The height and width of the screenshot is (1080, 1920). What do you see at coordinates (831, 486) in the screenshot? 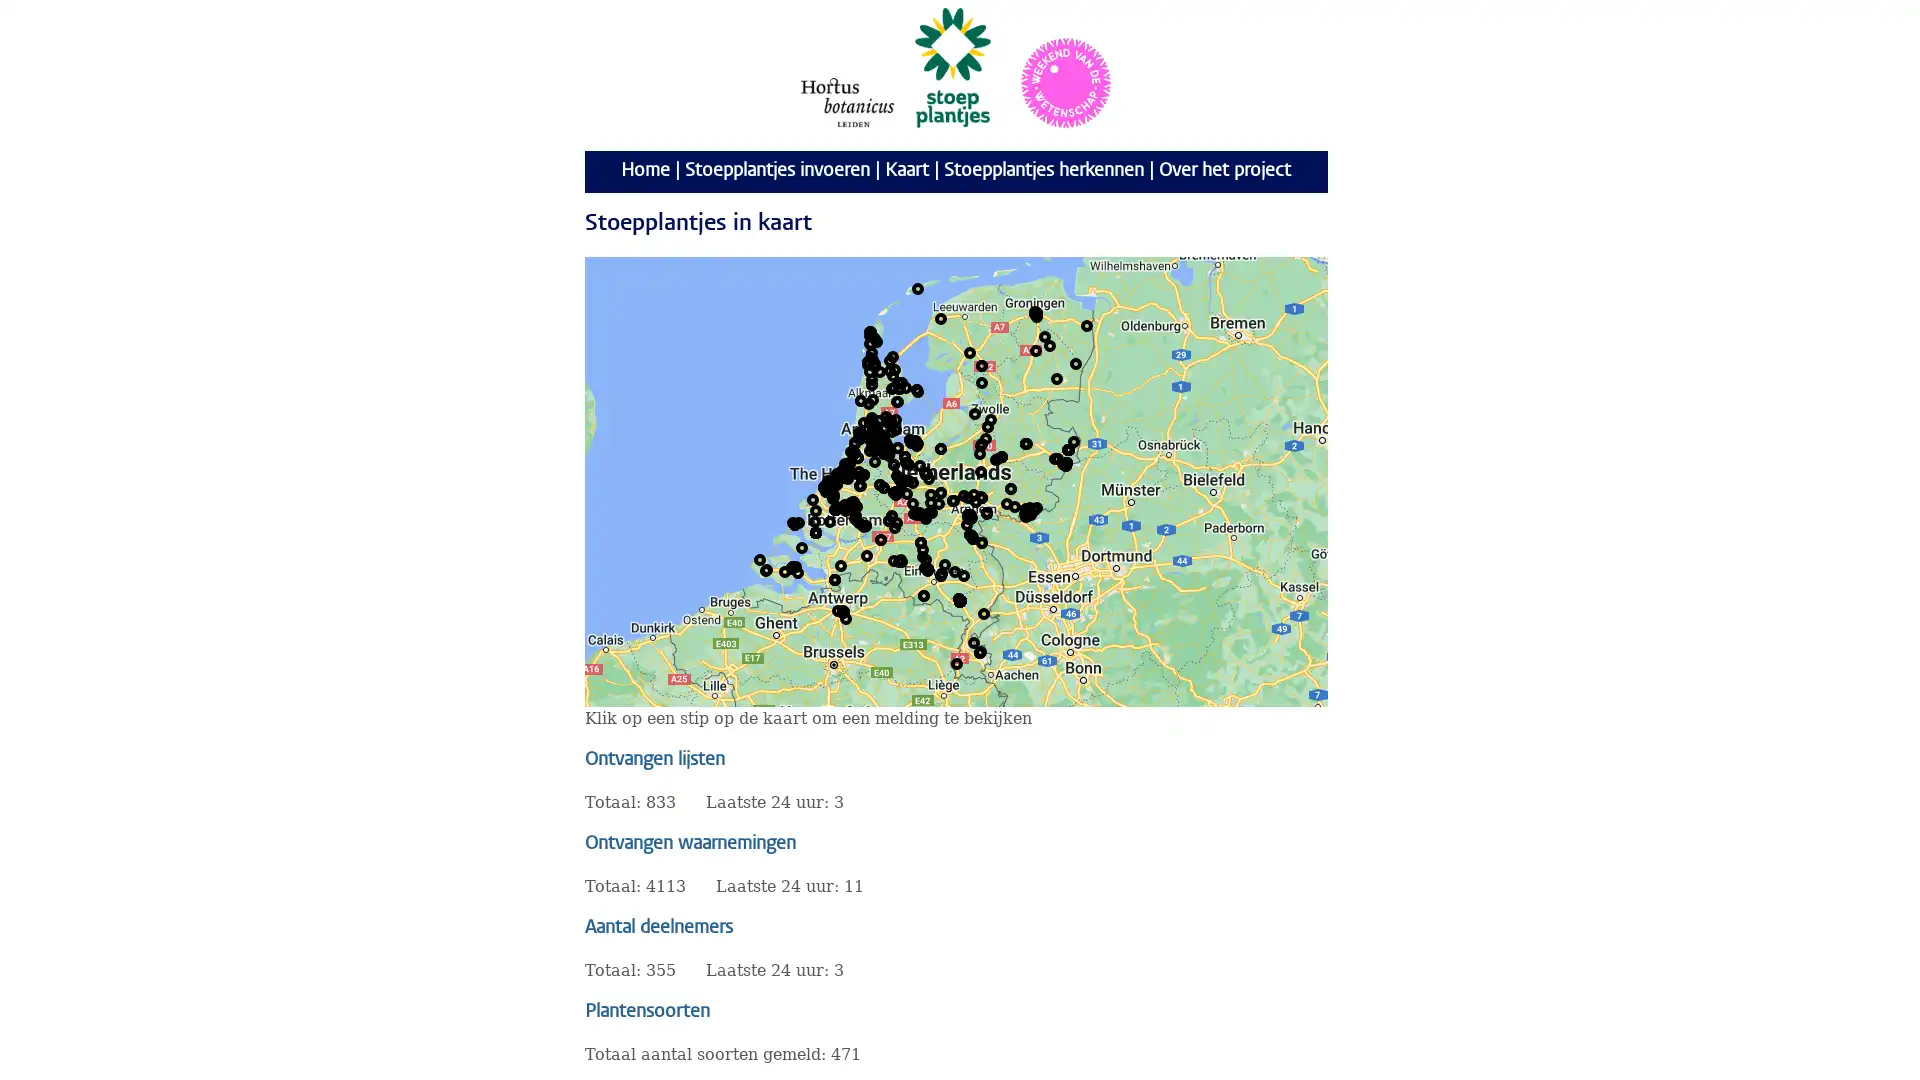
I see `Telling van Annemiek op 29 april 2022` at bounding box center [831, 486].